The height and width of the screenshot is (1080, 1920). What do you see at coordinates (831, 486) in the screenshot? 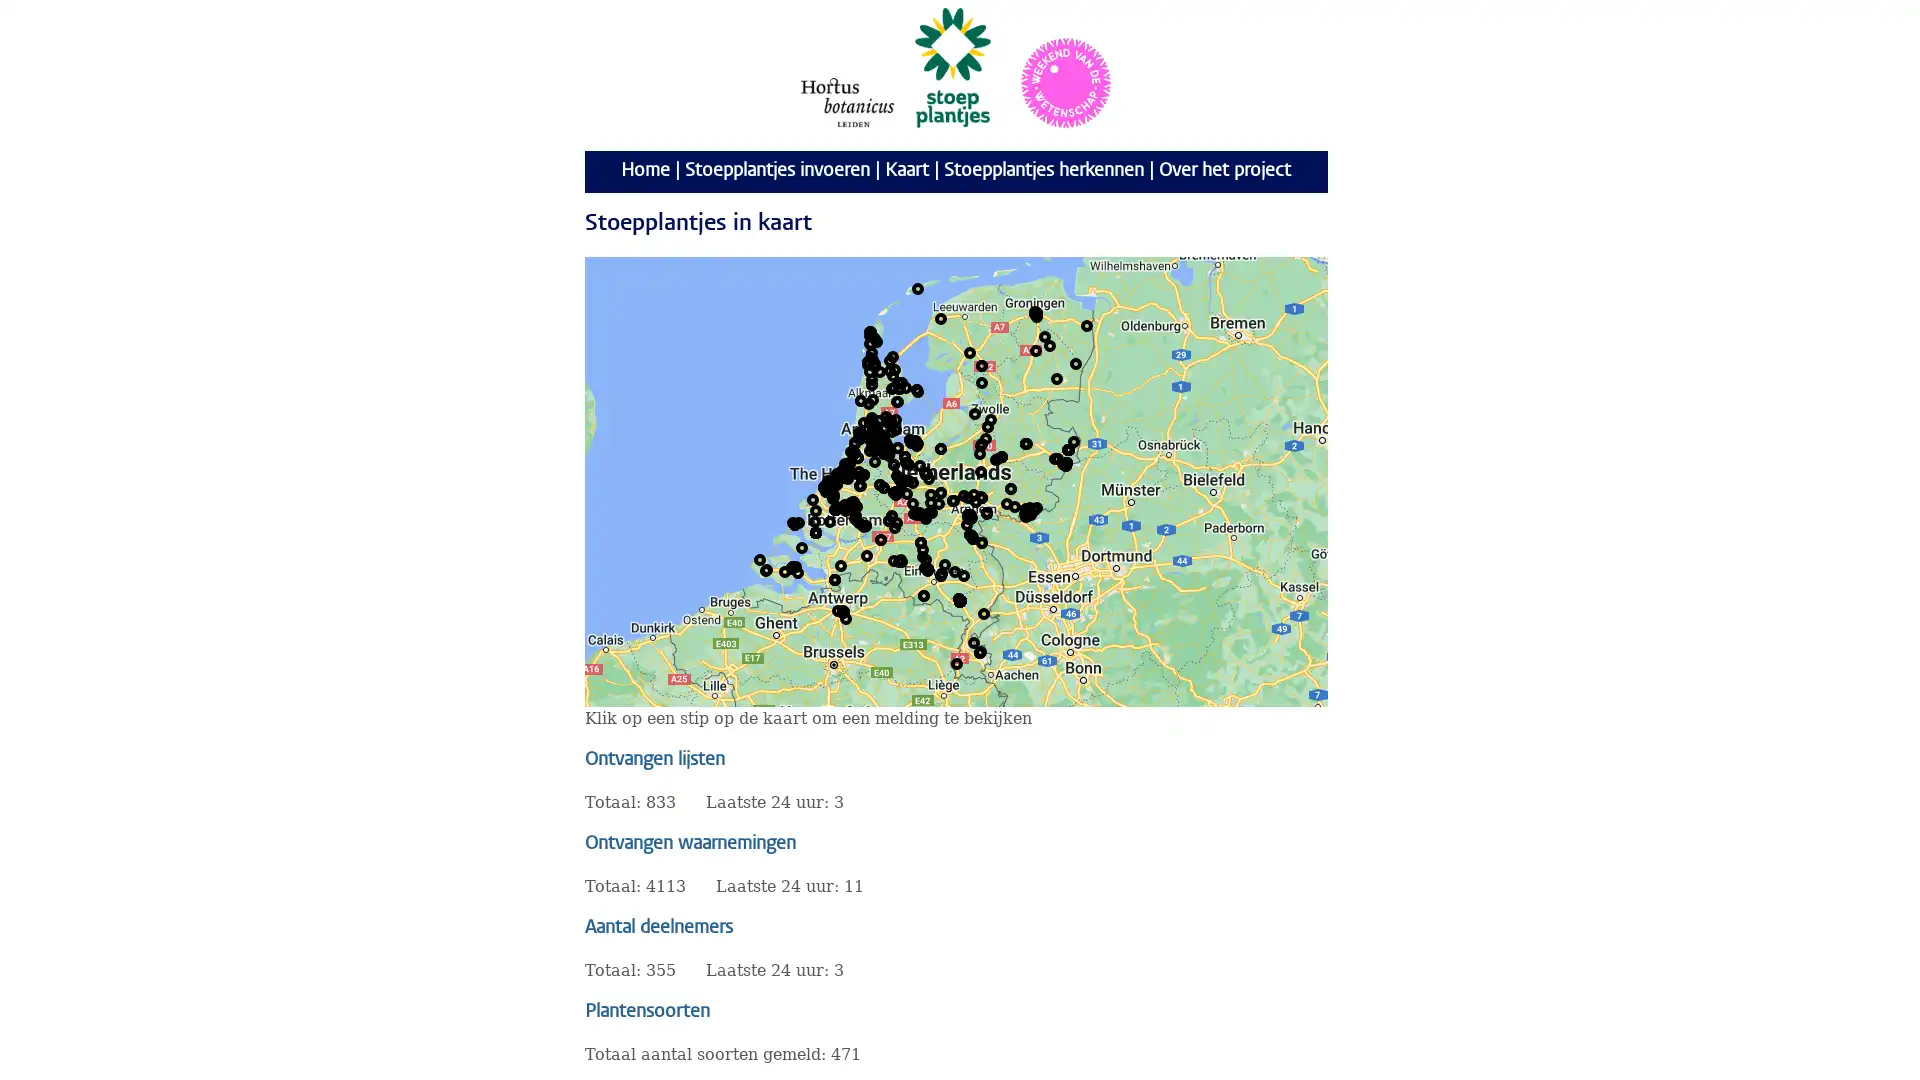
I see `Telling van Annemiek op 29 april 2022` at bounding box center [831, 486].